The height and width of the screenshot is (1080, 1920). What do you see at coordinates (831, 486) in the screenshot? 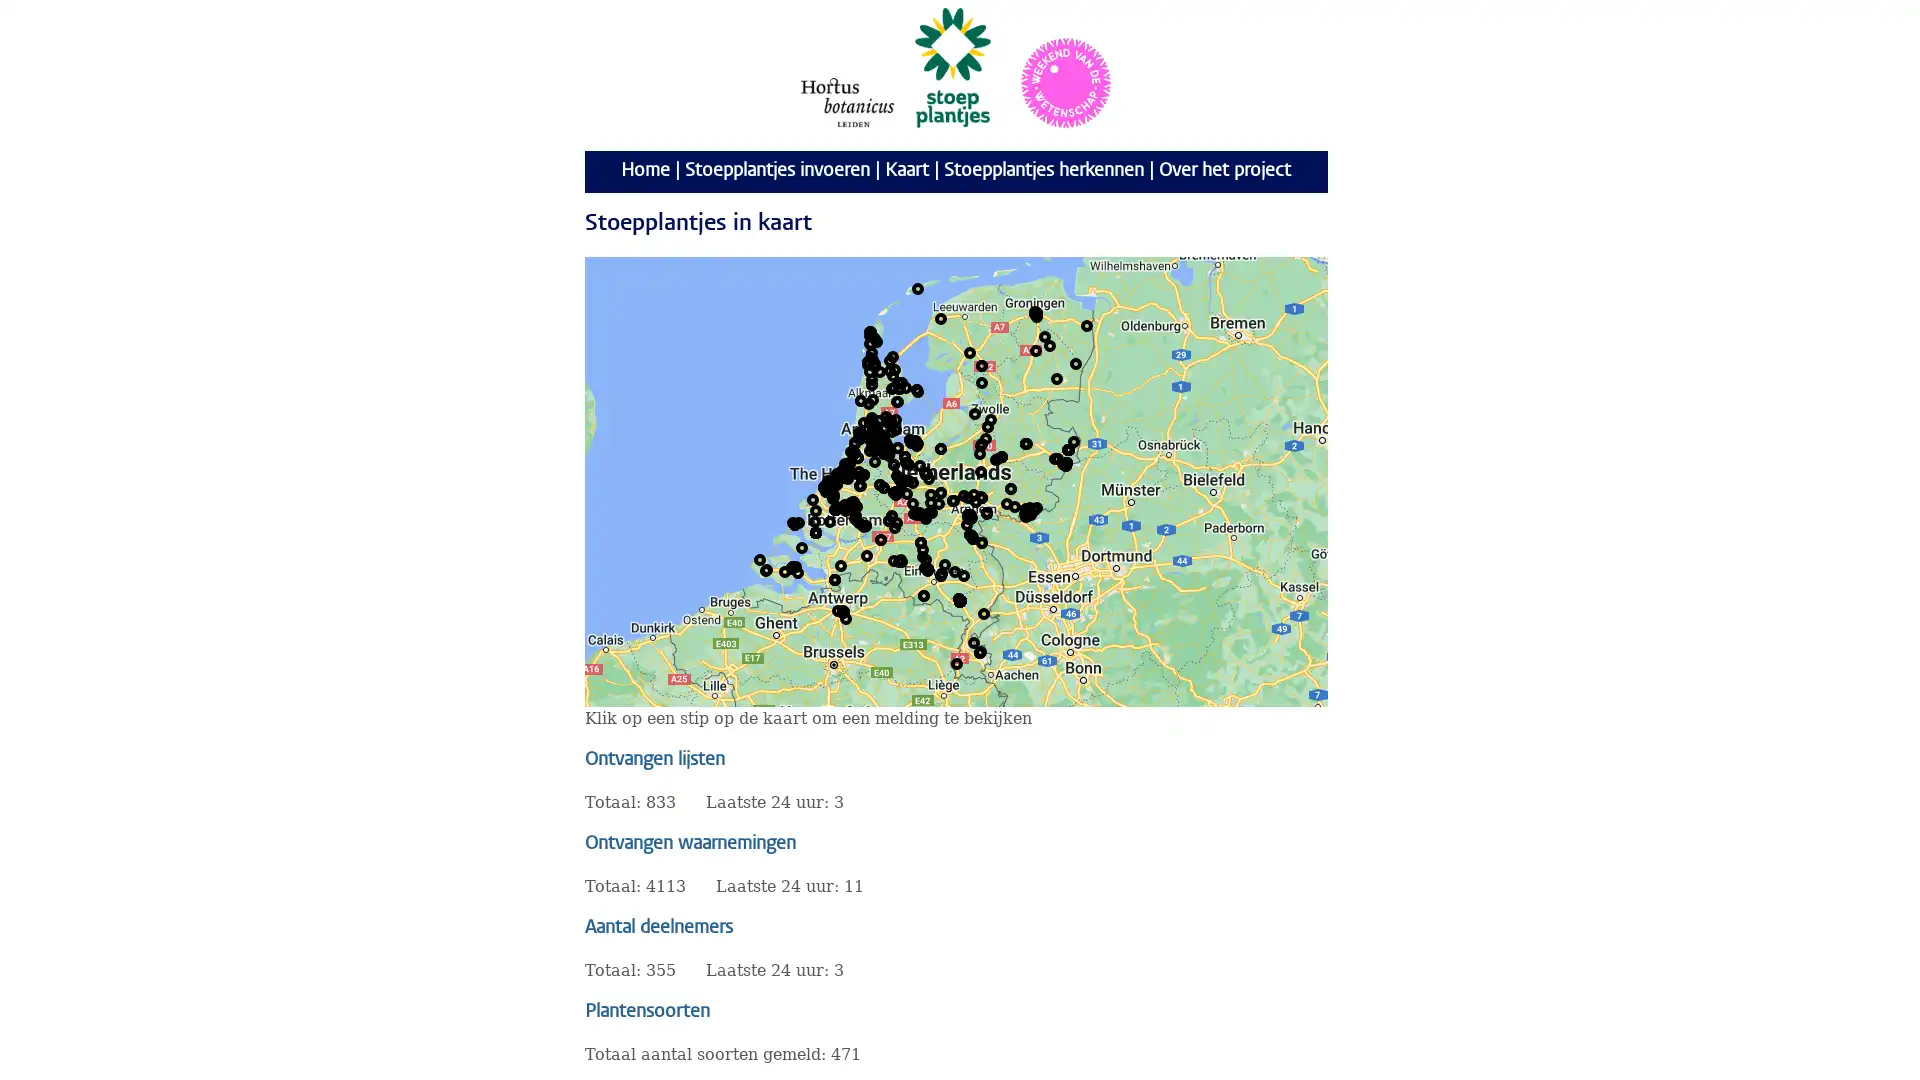
I see `Telling van Annemiek op 29 april 2022` at bounding box center [831, 486].